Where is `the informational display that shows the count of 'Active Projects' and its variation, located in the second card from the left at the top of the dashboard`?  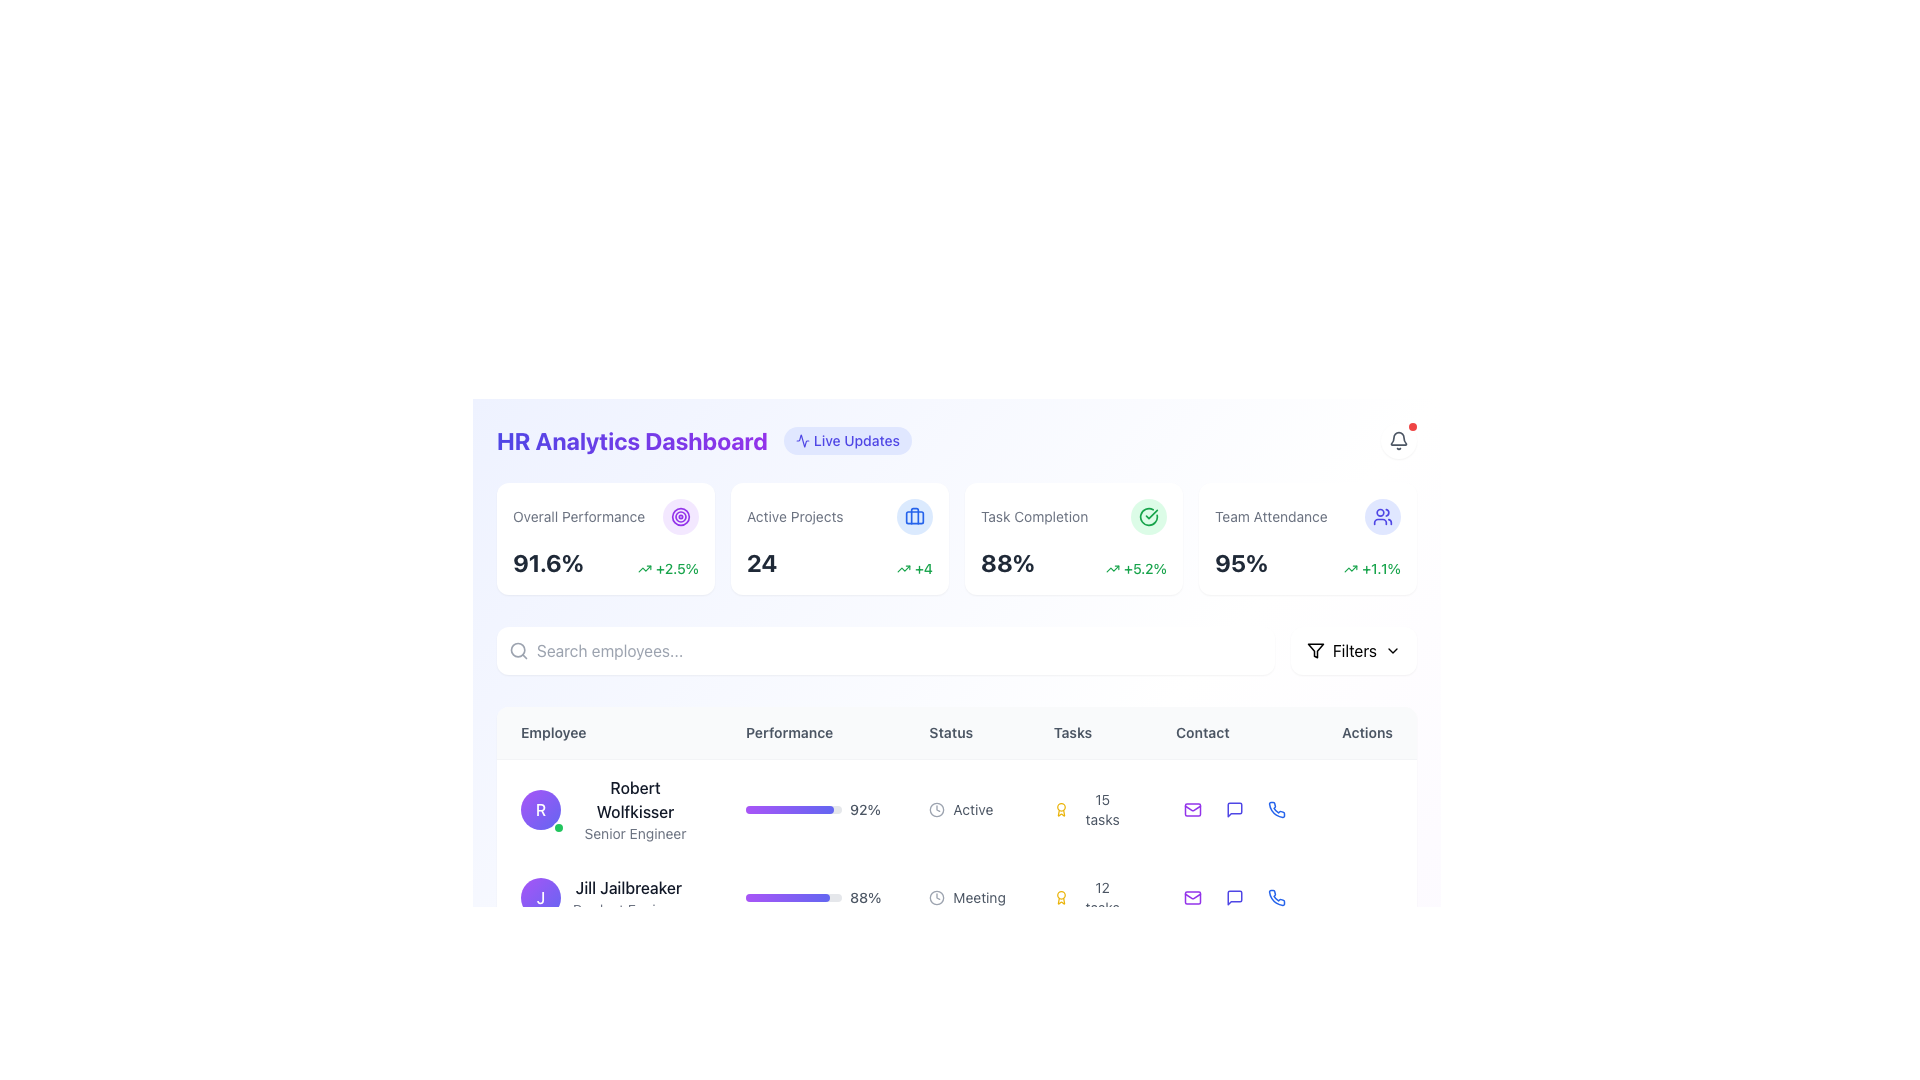
the informational display that shows the count of 'Active Projects' and its variation, located in the second card from the left at the top of the dashboard is located at coordinates (840, 563).